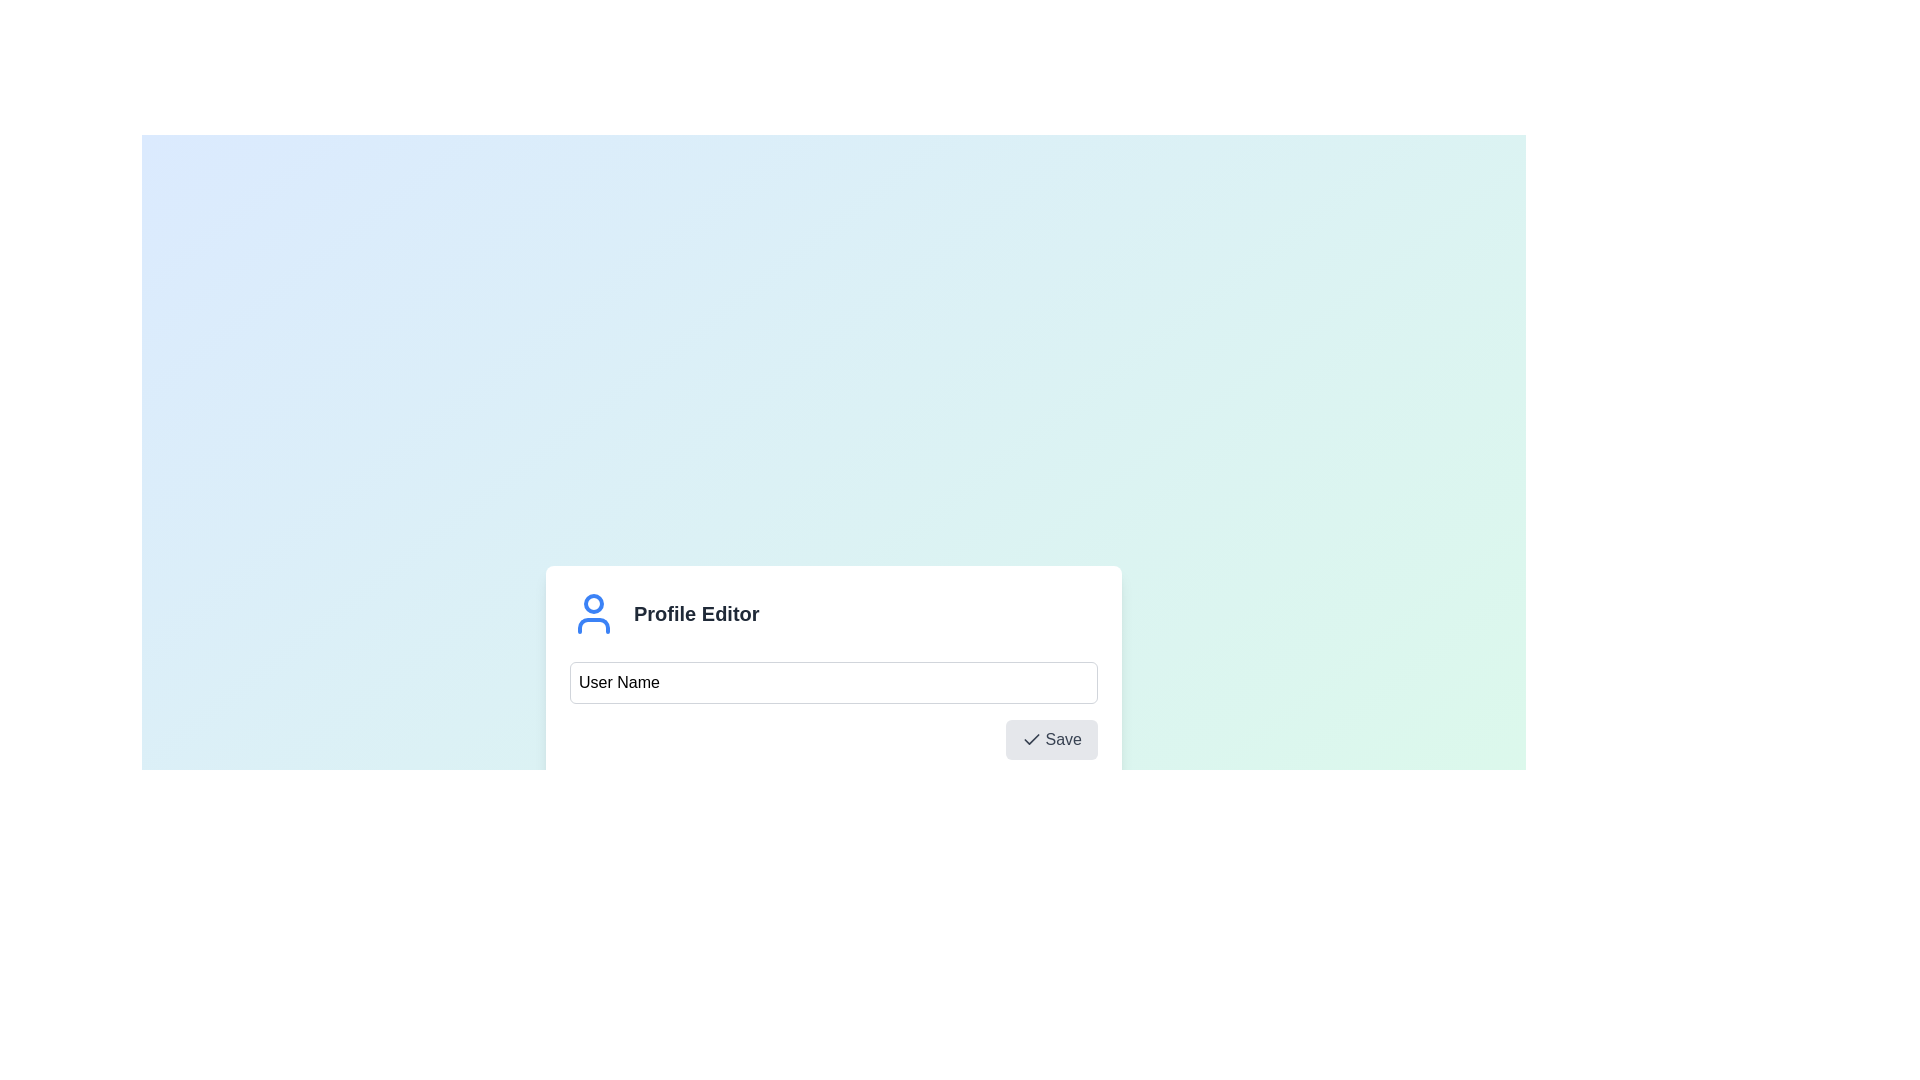 Image resolution: width=1920 pixels, height=1080 pixels. What do you see at coordinates (1050, 740) in the screenshot?
I see `the 'Save' button, which has a rounded light gray background, darker gray text, and a checkmark icon` at bounding box center [1050, 740].